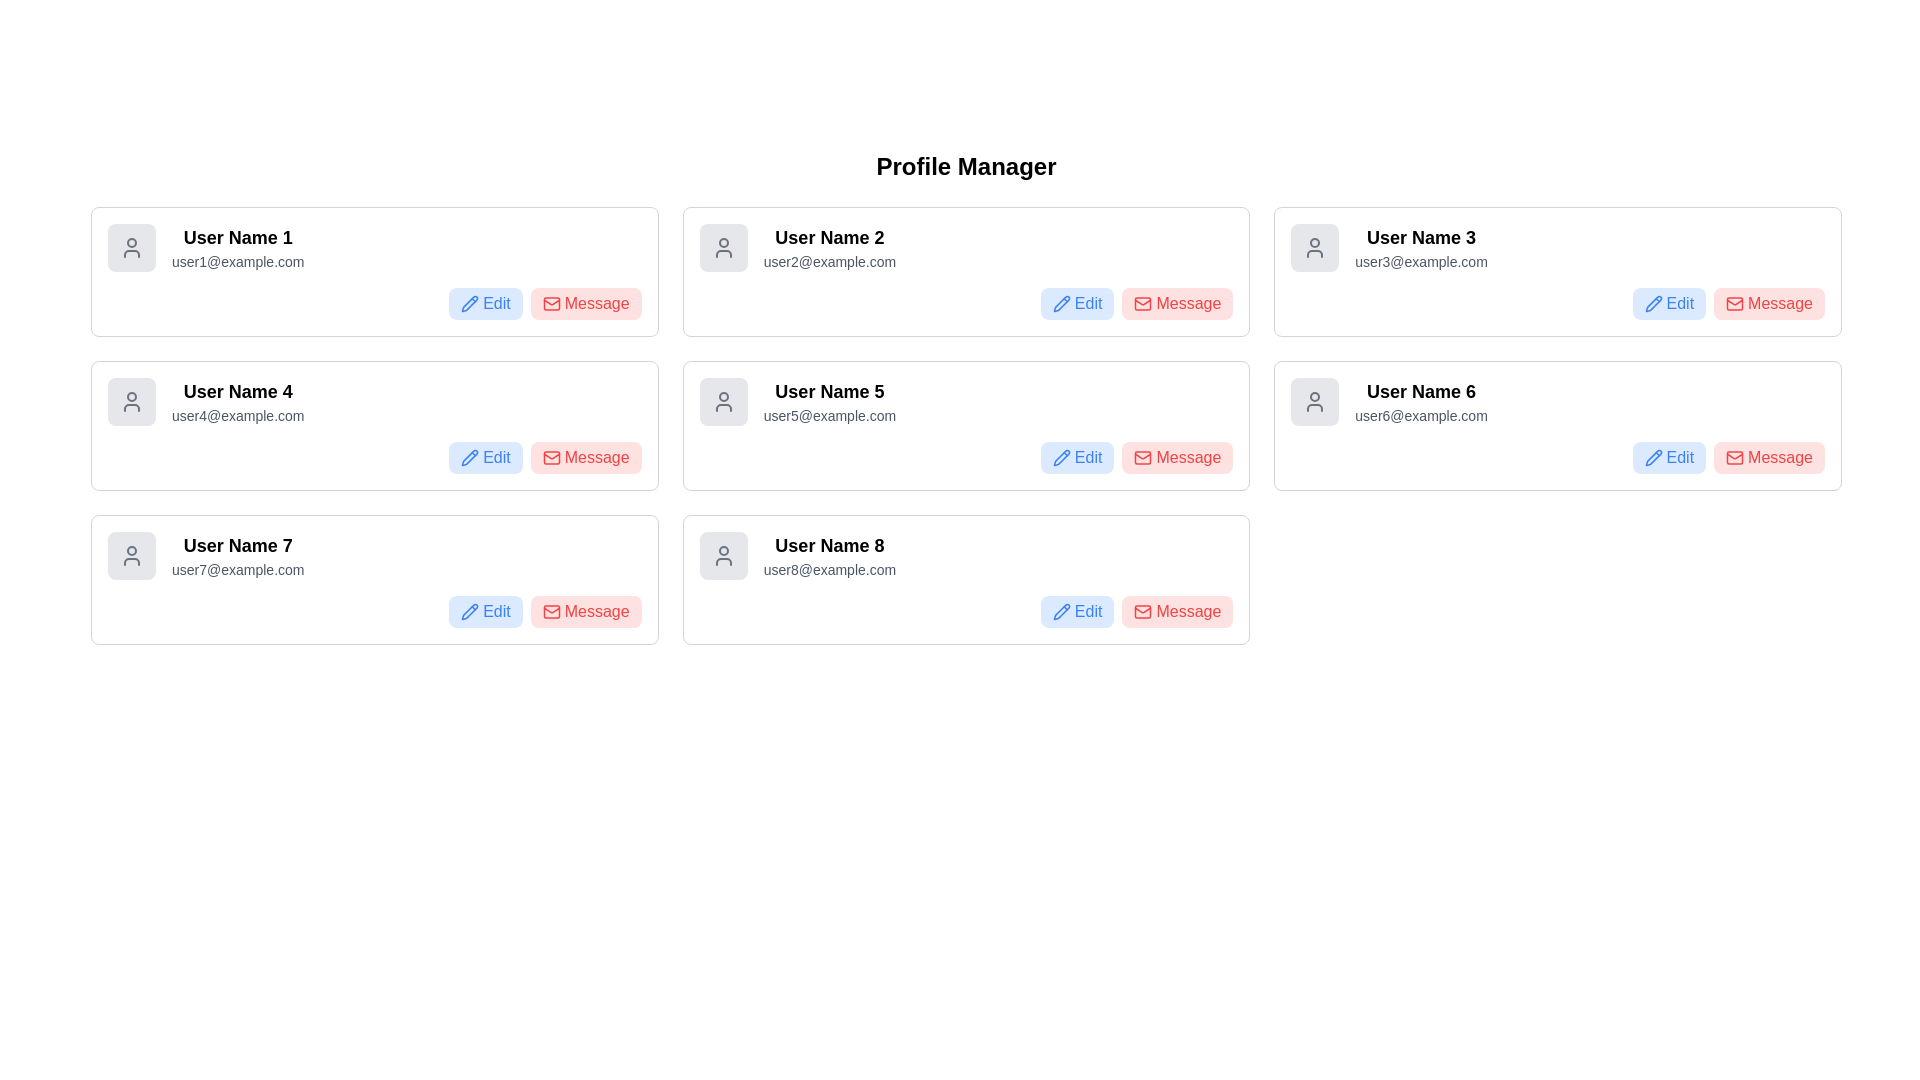 The image size is (1920, 1080). What do you see at coordinates (722, 401) in the screenshot?
I see `the user icon representing 'User Name 5' located in the upper-left corner of the card next to the text label` at bounding box center [722, 401].